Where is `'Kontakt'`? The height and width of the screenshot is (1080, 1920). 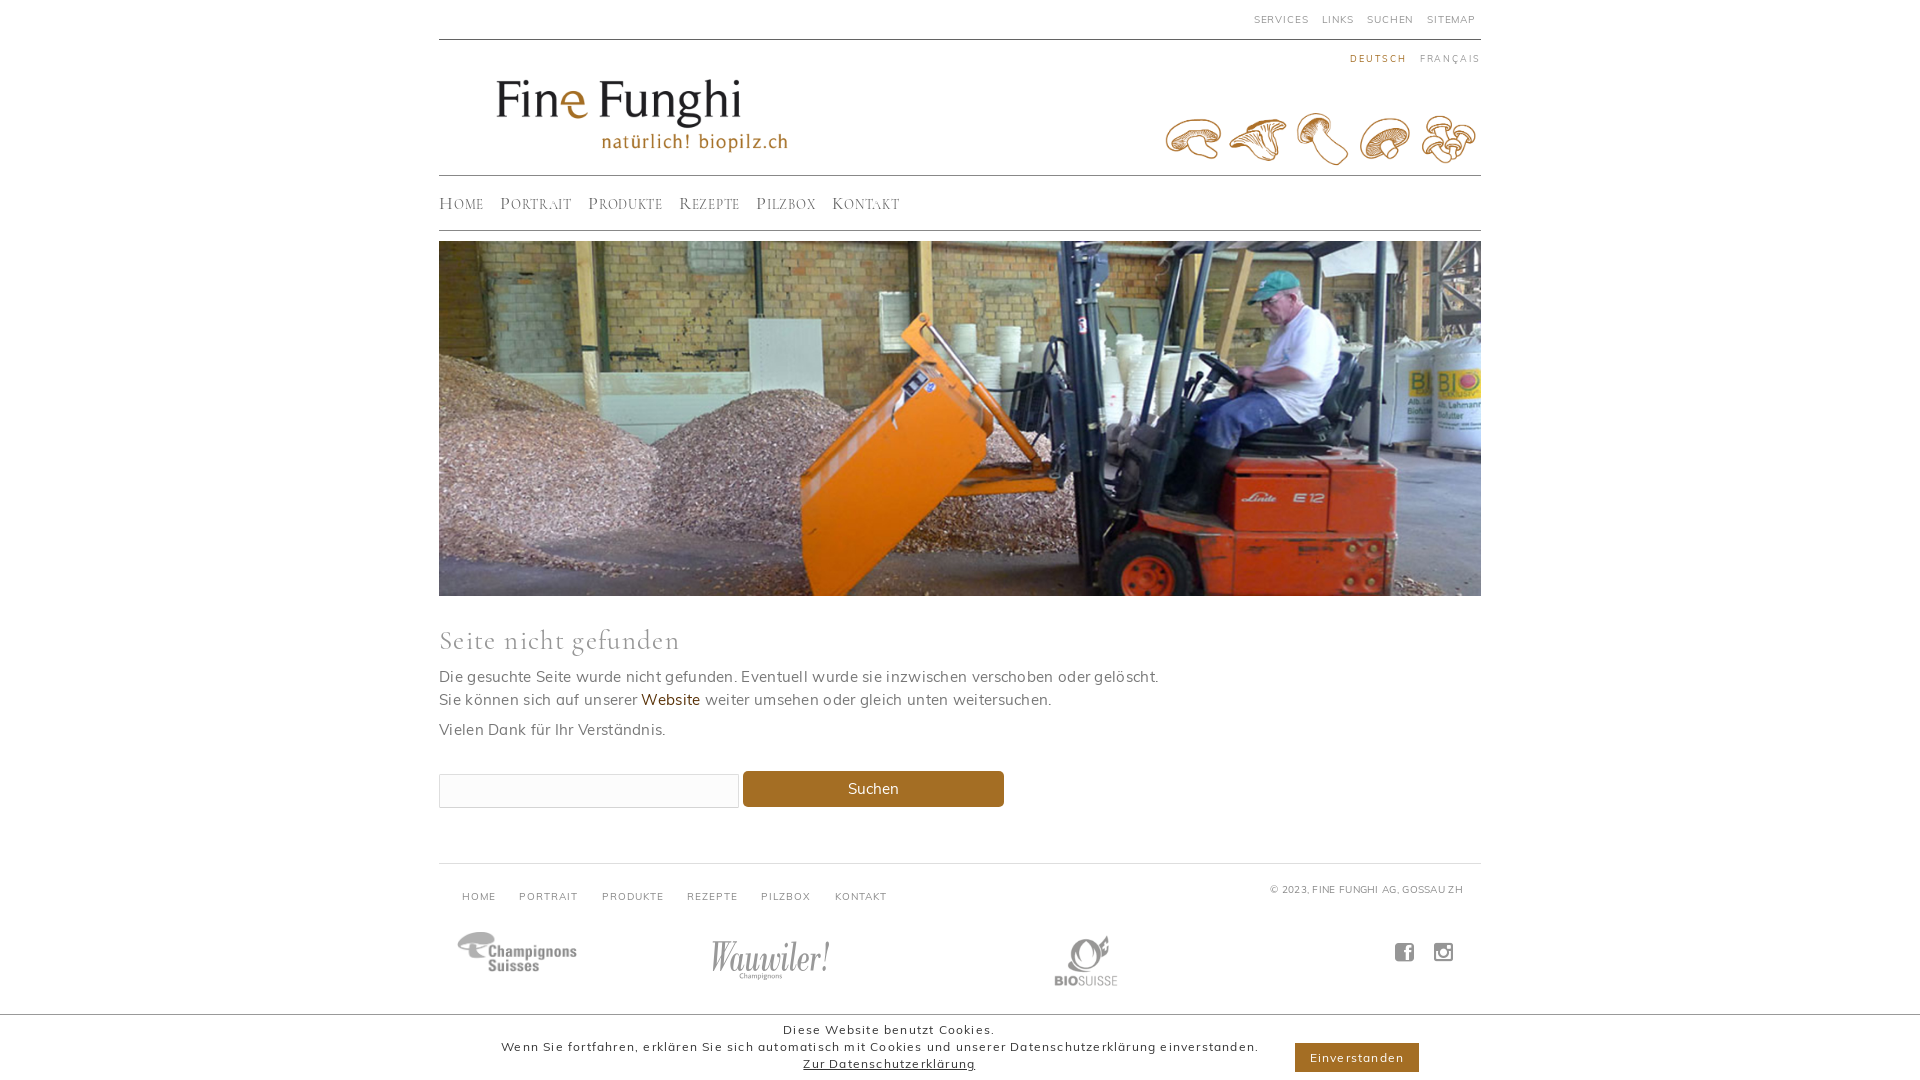
'Kontakt' is located at coordinates (873, 203).